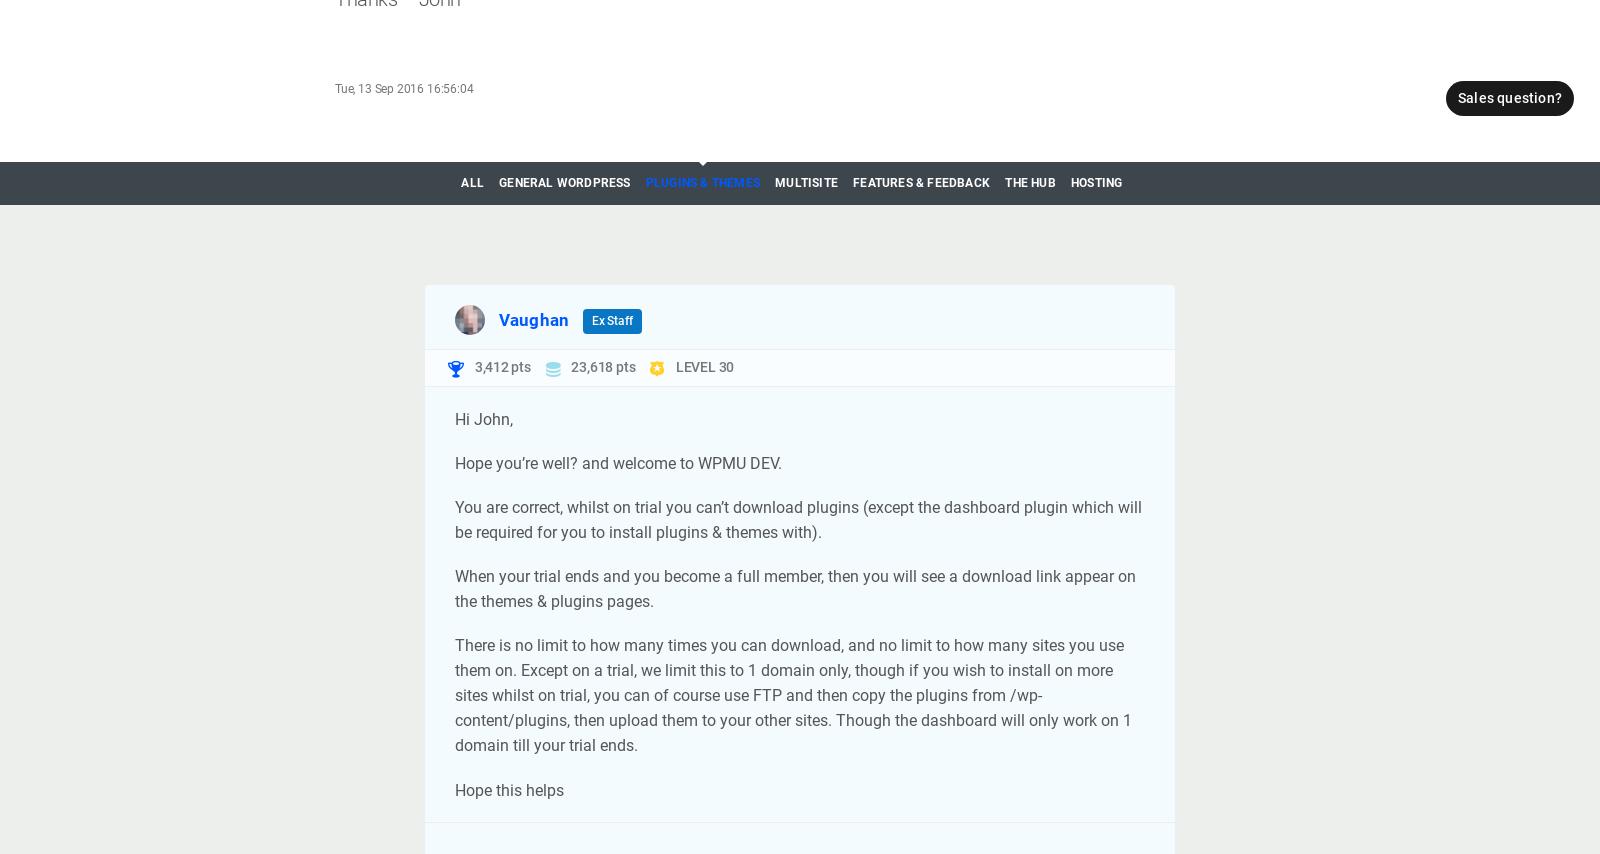  I want to click on 'When your trial ends and you become a full member, then you will see a download link appear on the themes & plugins pages.', so click(795, 589).